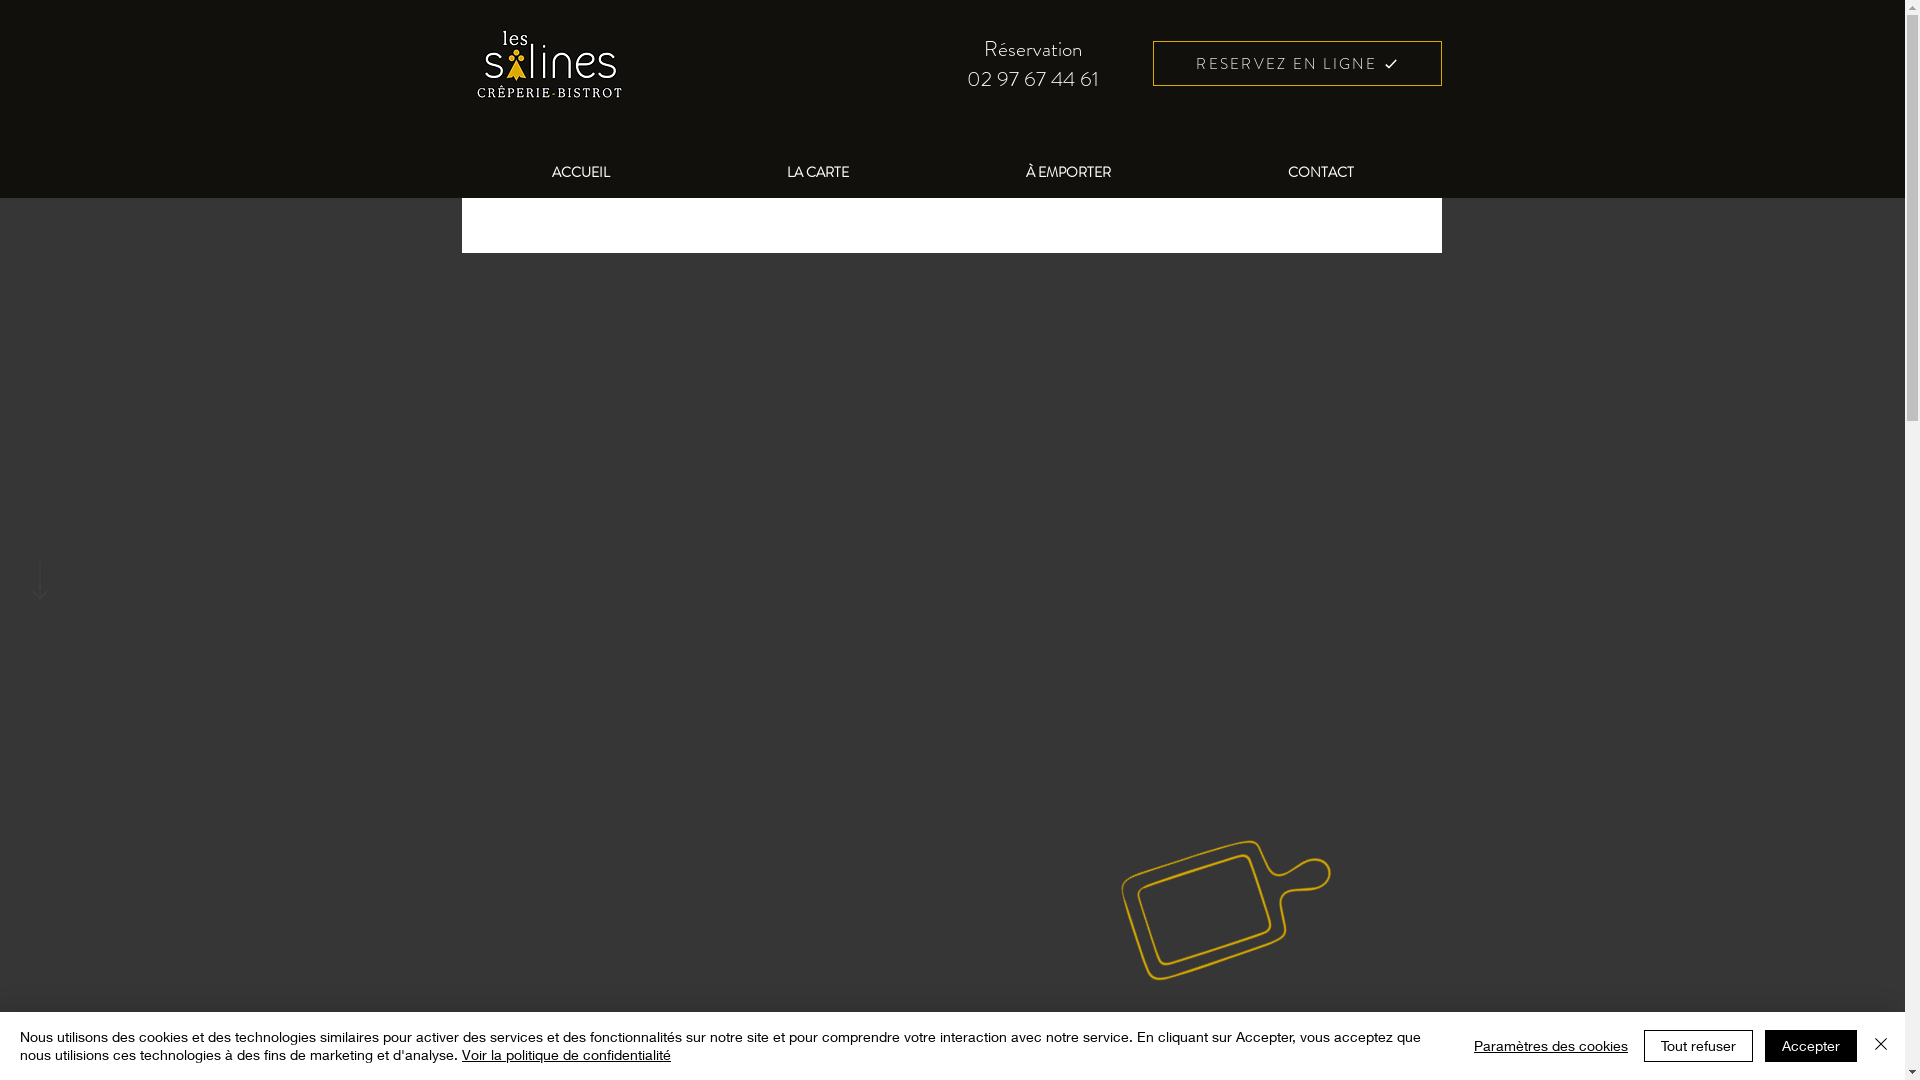 The height and width of the screenshot is (1080, 1920). I want to click on 'Tout refuser', so click(1697, 1044).